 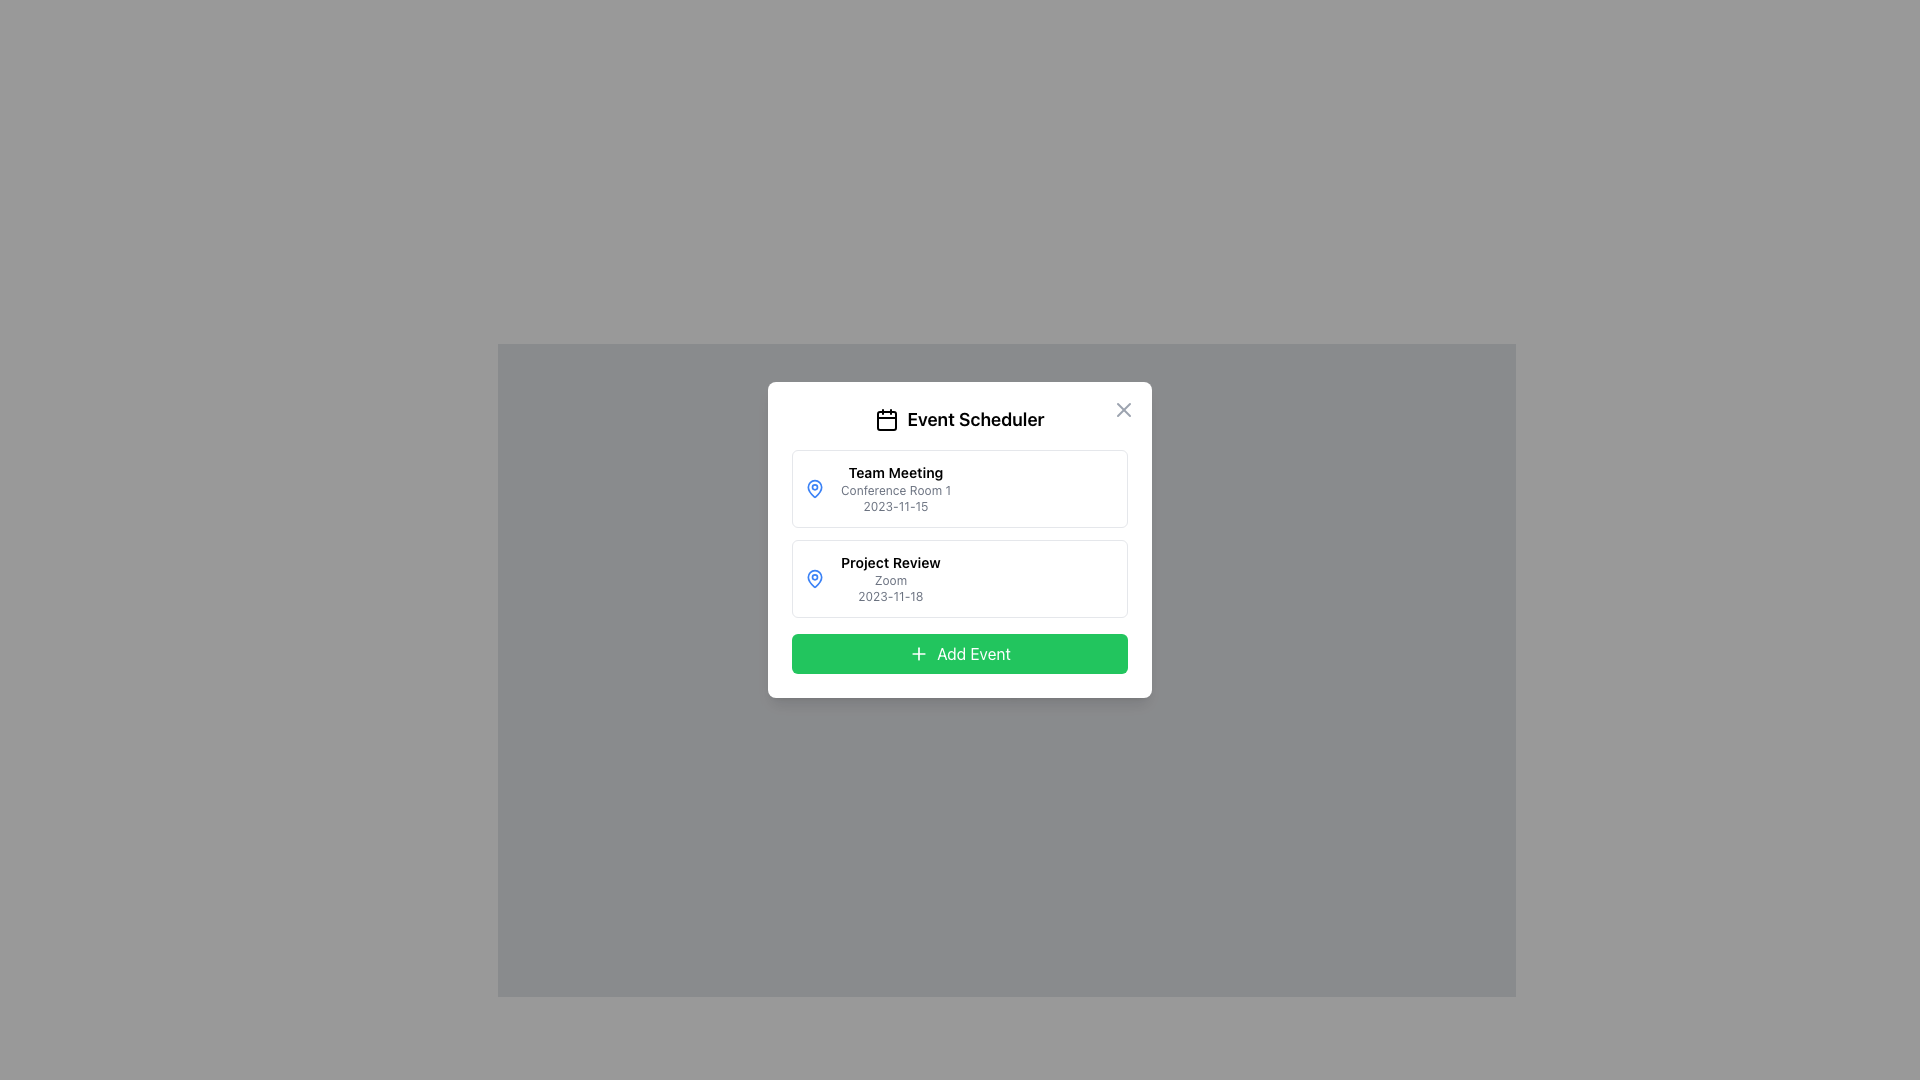 What do you see at coordinates (889, 578) in the screenshot?
I see `the 'Project Review' informational block` at bounding box center [889, 578].